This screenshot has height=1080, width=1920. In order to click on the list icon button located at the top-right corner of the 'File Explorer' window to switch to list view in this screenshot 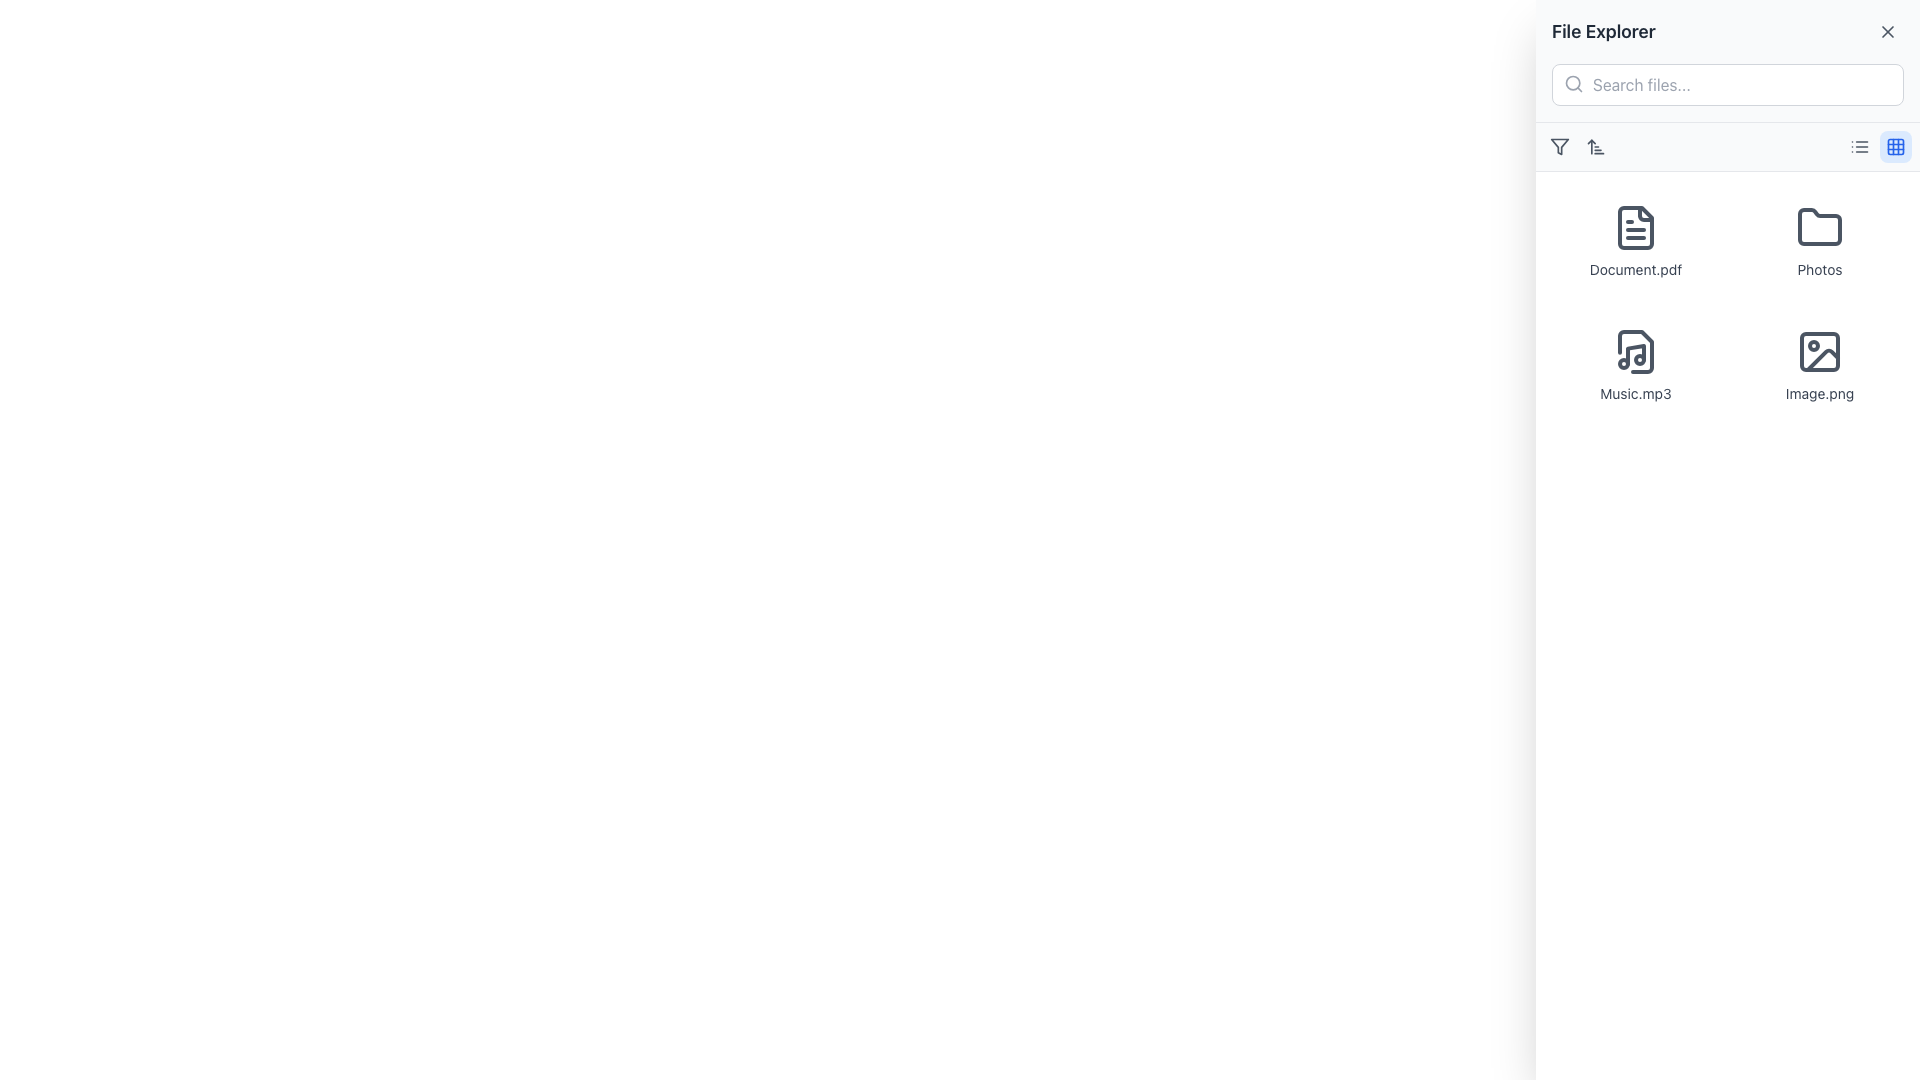, I will do `click(1859, 145)`.